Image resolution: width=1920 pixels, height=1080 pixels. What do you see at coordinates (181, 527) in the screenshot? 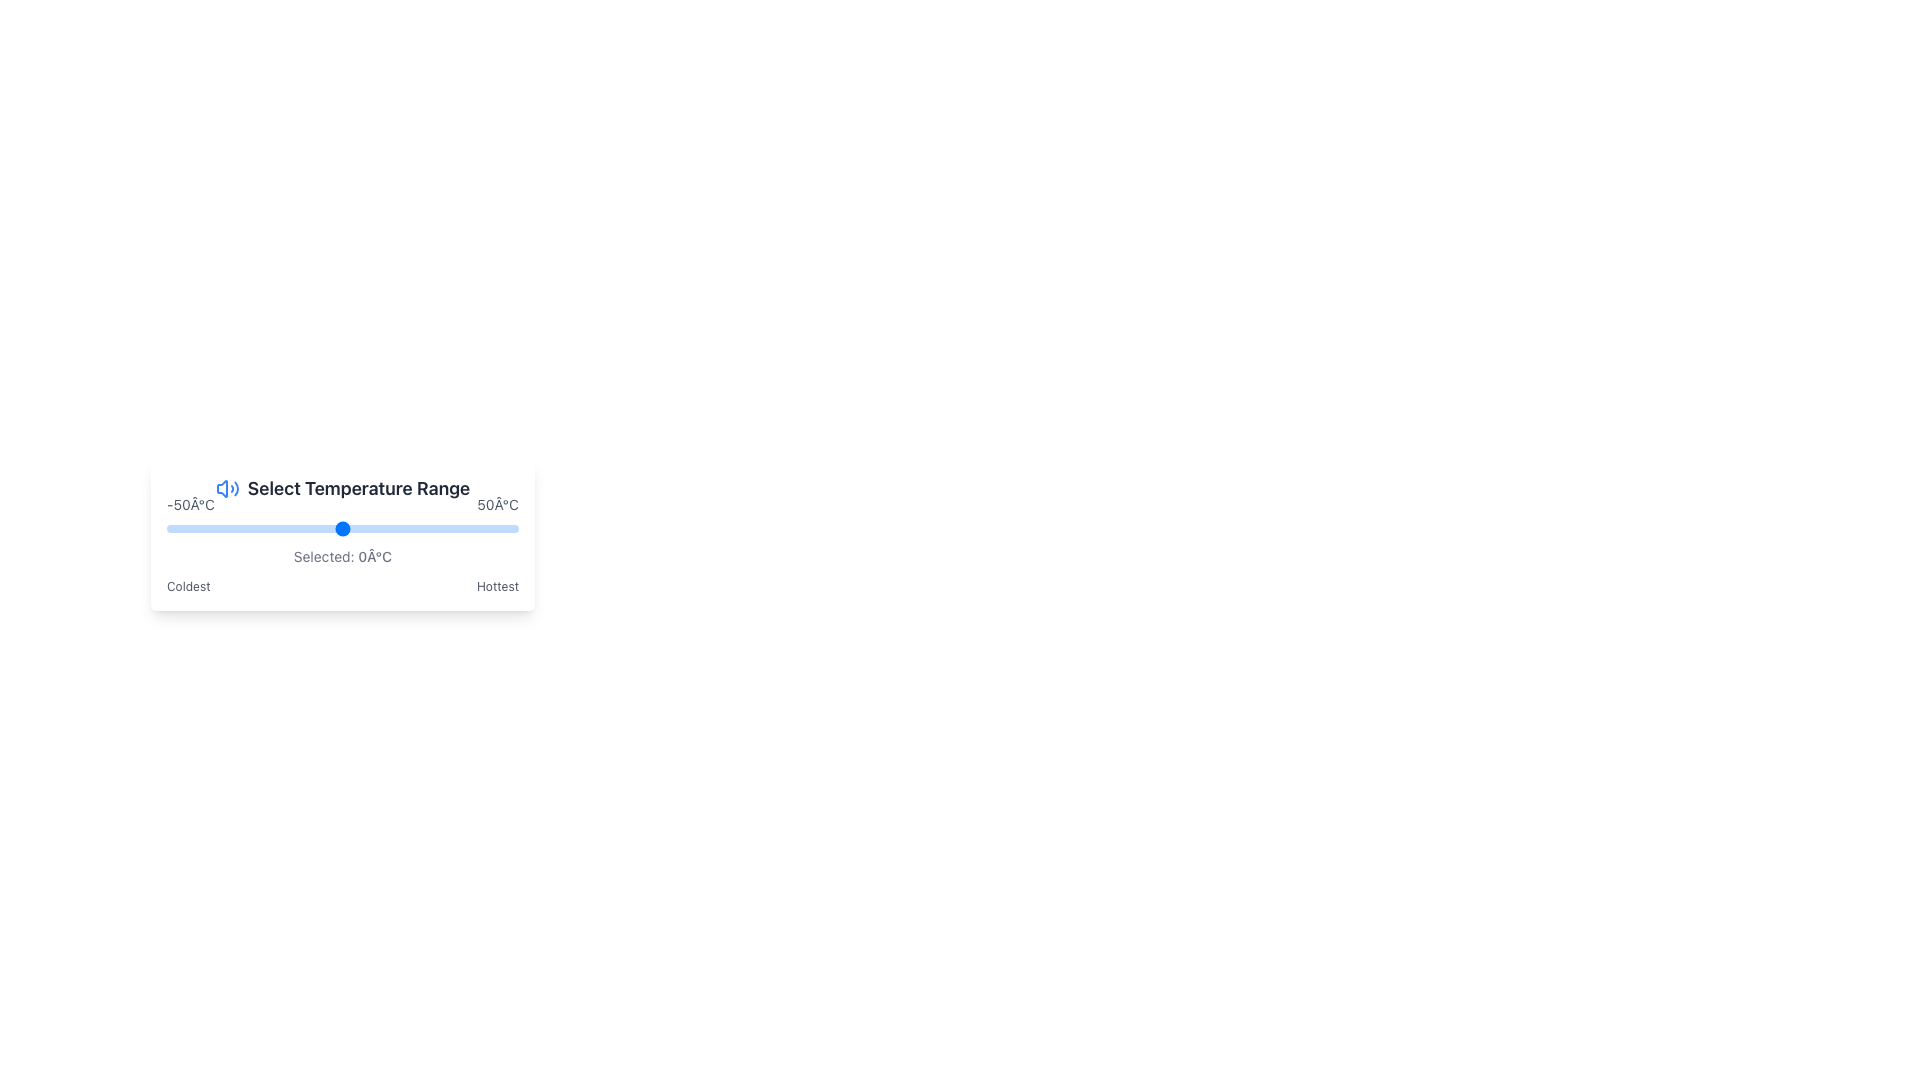
I see `the temperature range` at bounding box center [181, 527].